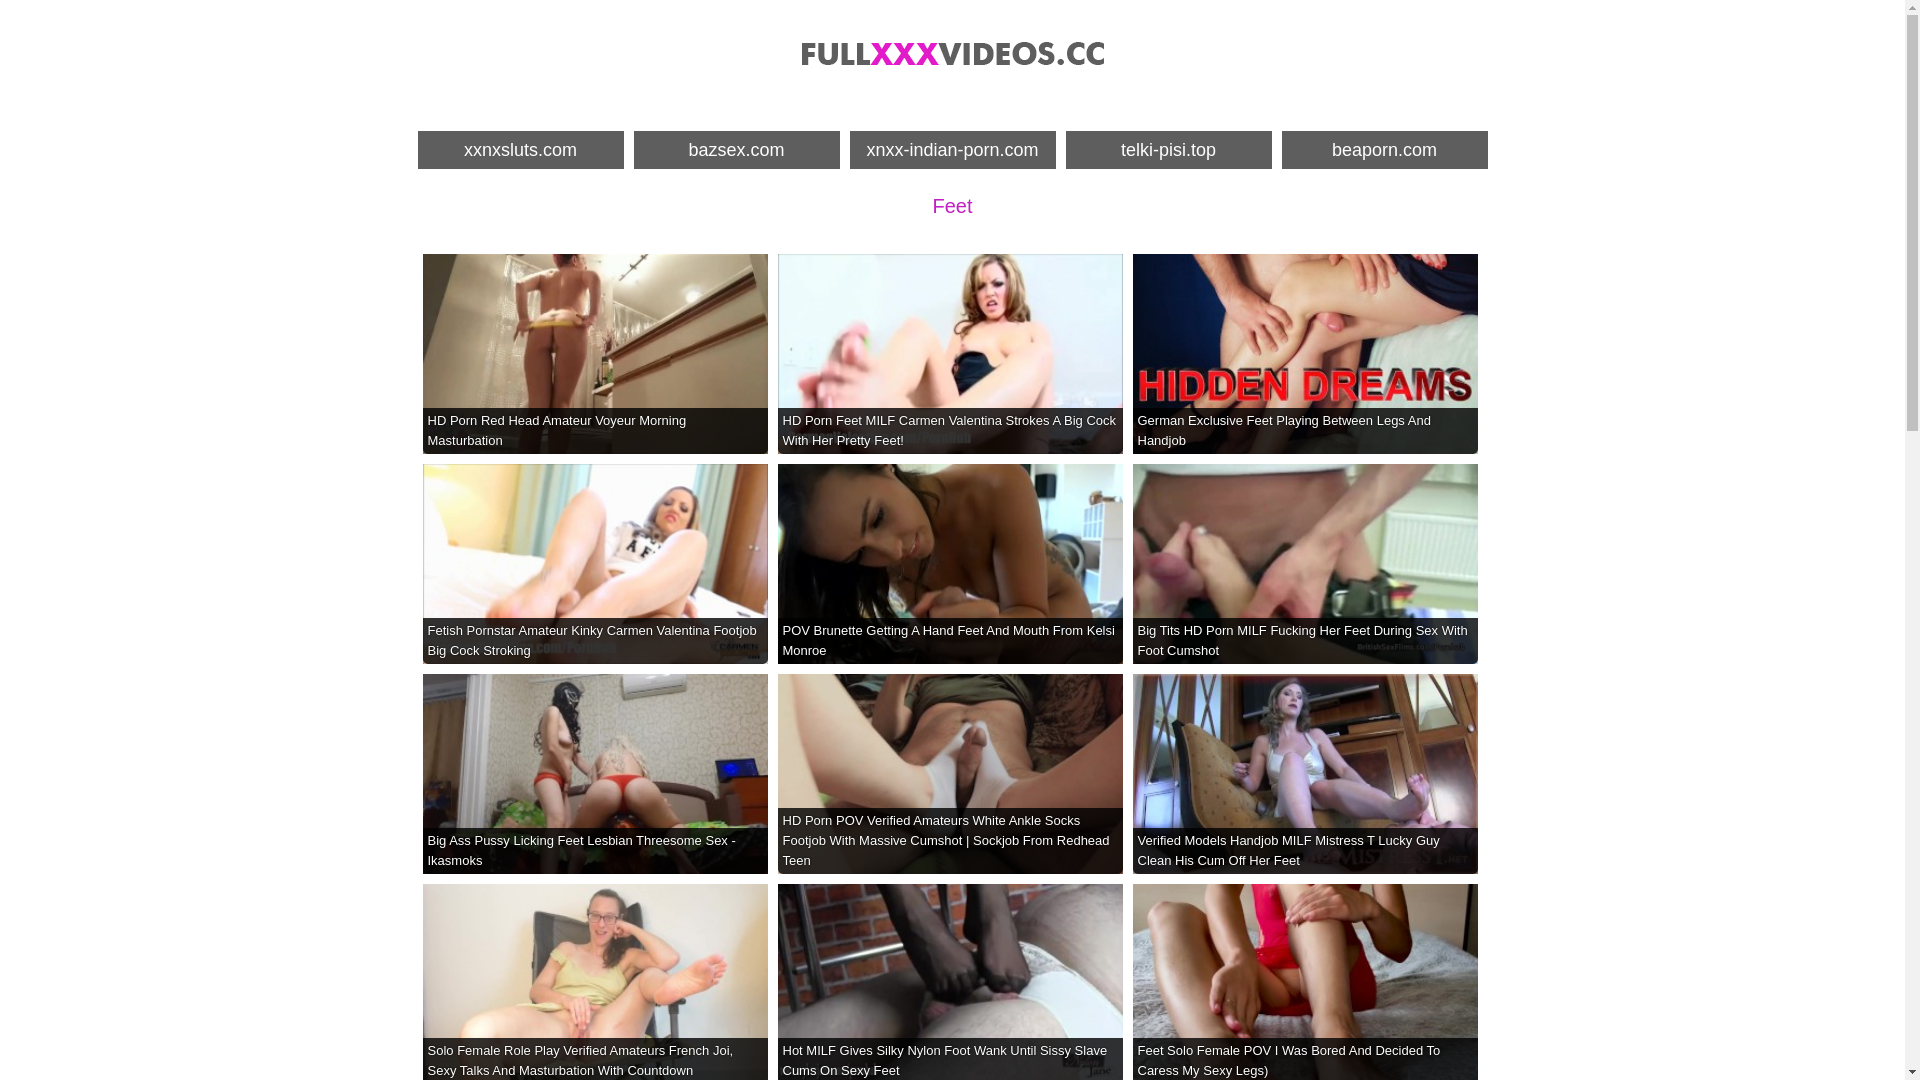  What do you see at coordinates (1304, 353) in the screenshot?
I see `'German Exclusive Feet Playing Between Legs And Handjob'` at bounding box center [1304, 353].